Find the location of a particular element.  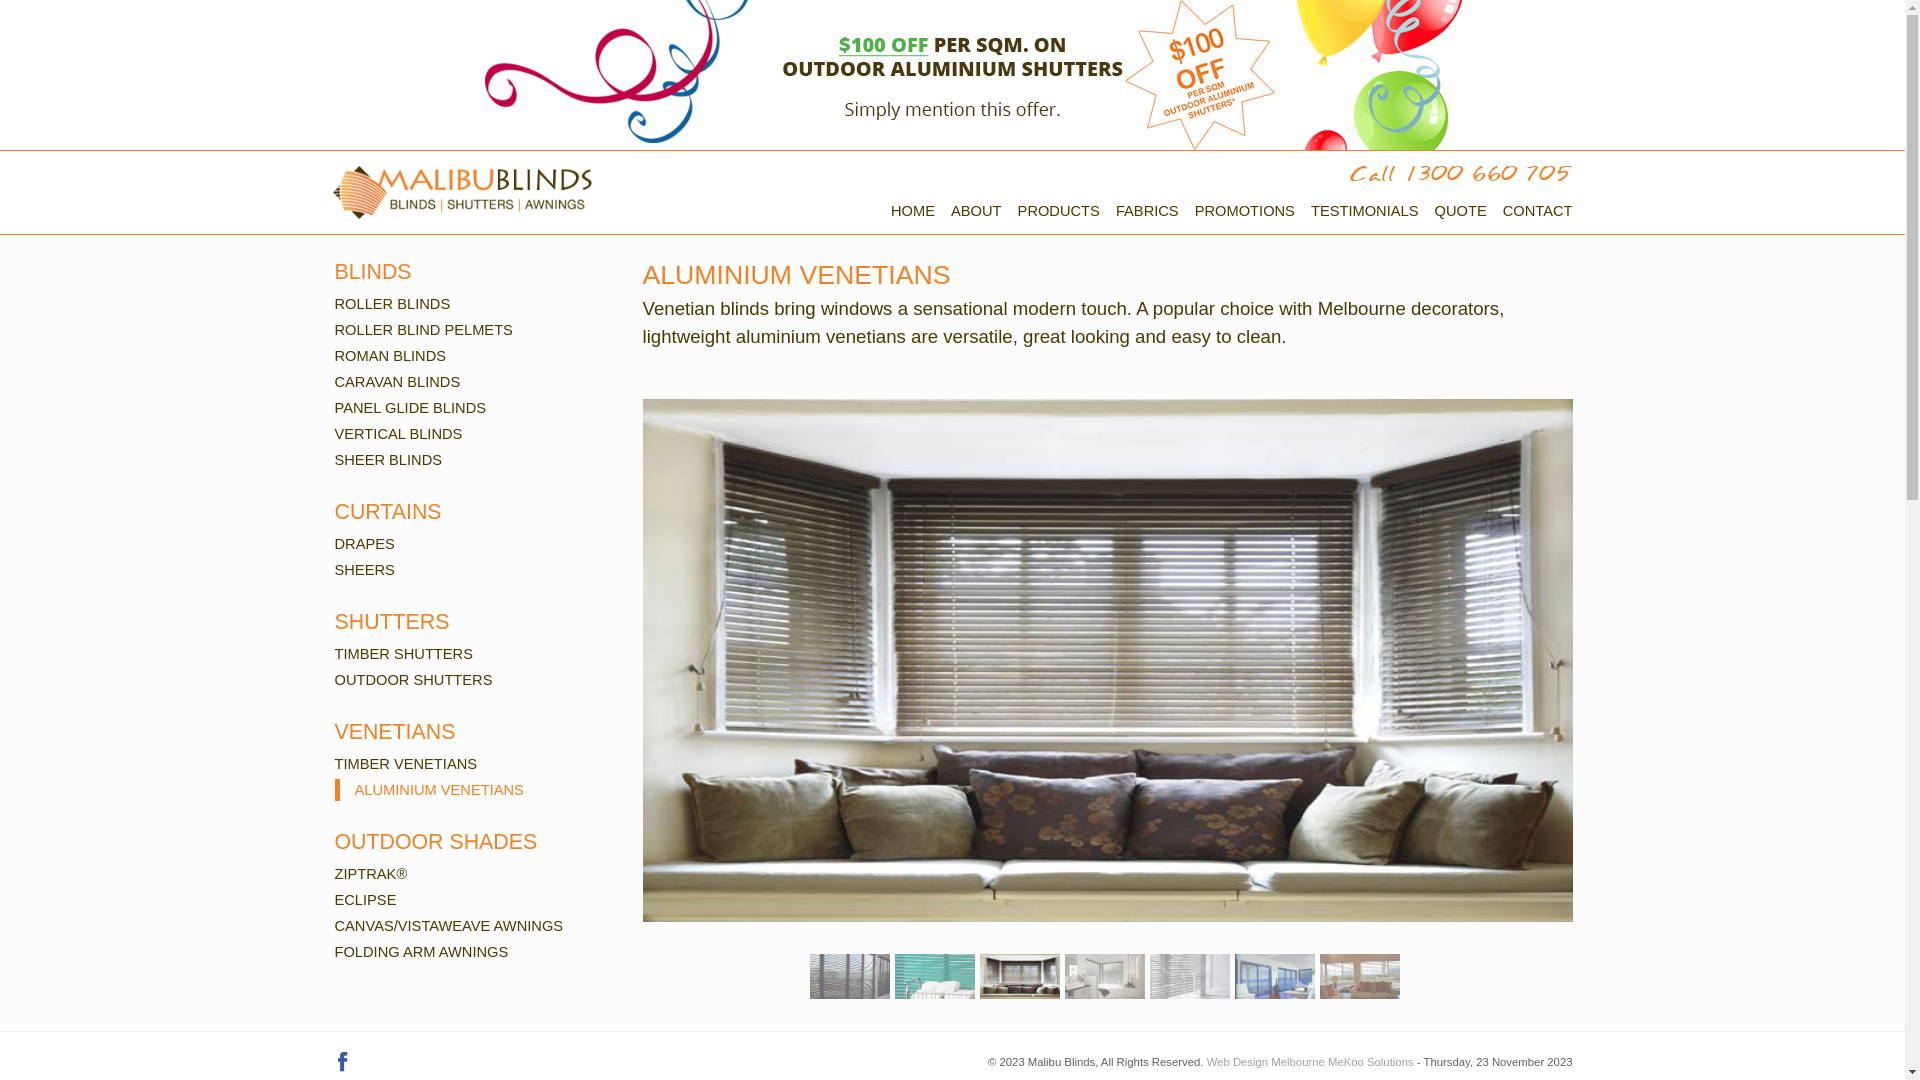

'ECLIPSE' is located at coordinates (334, 898).